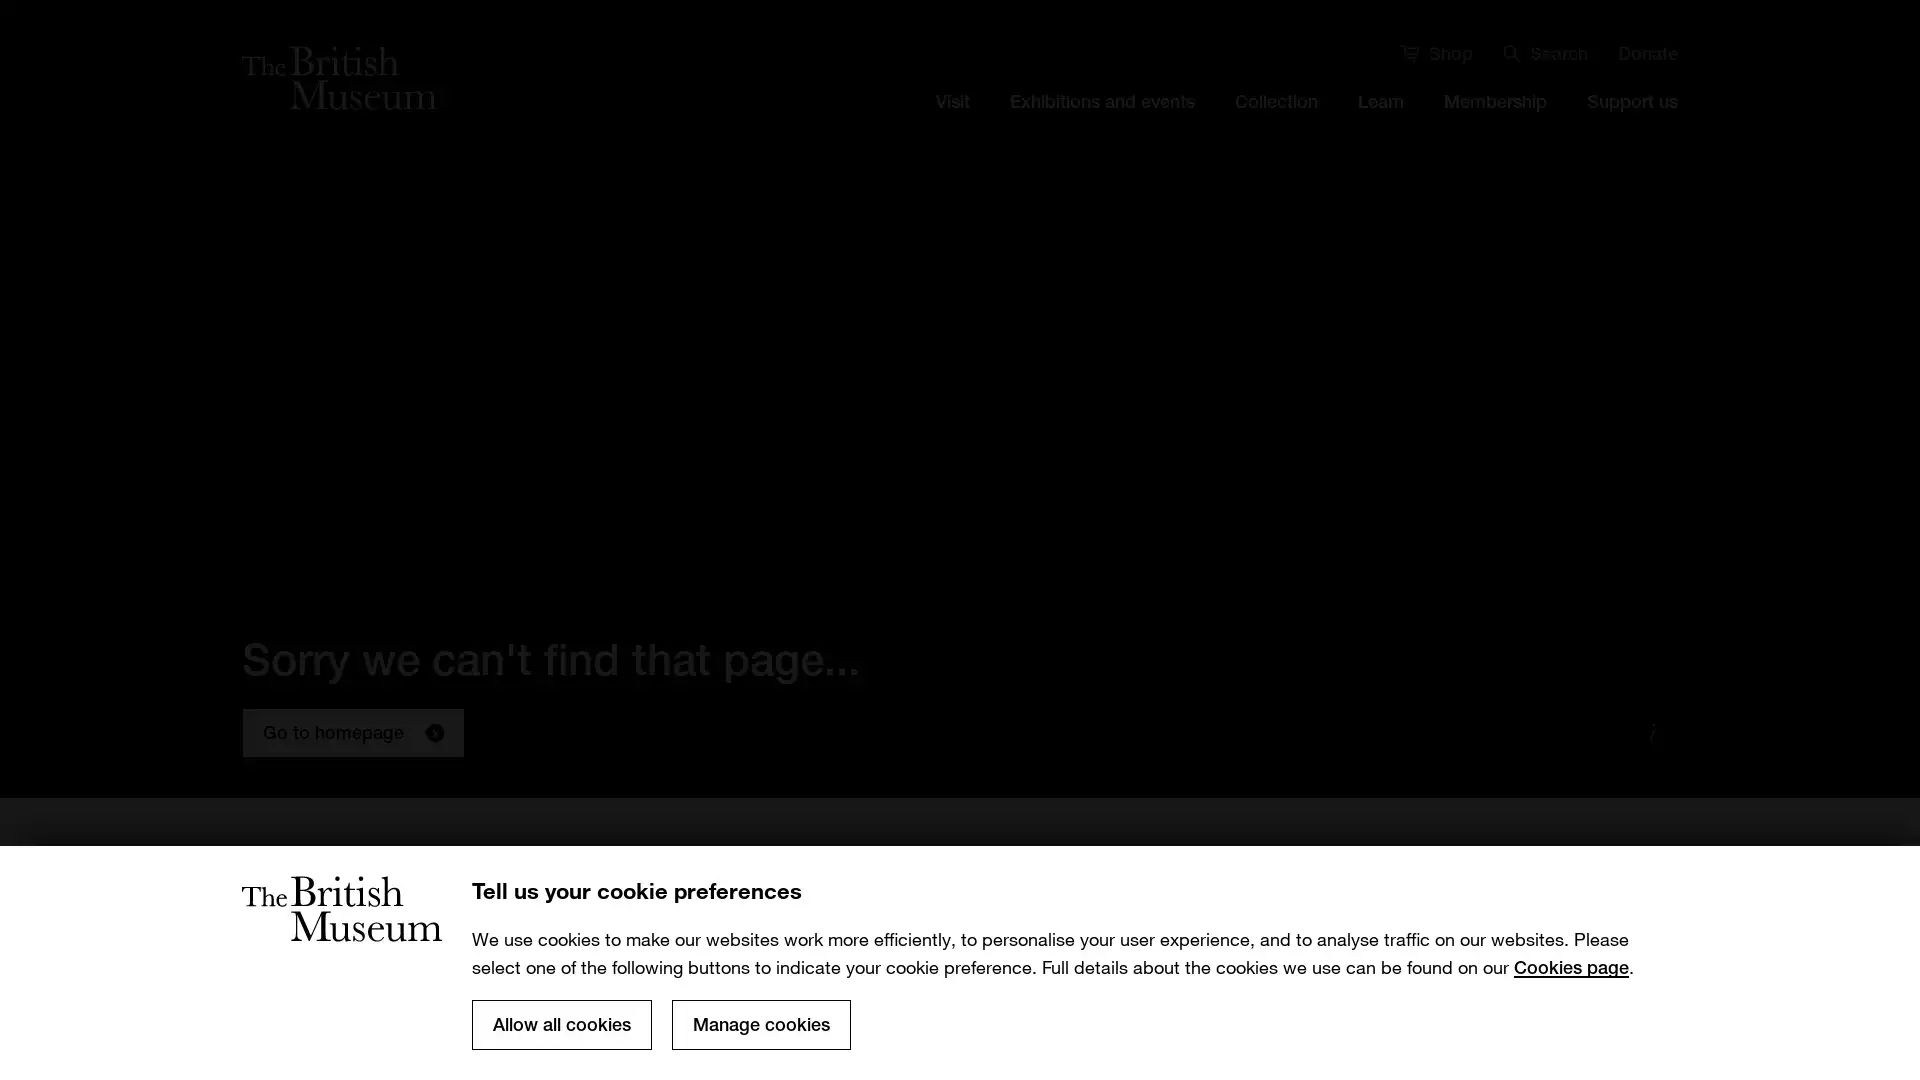 The image size is (1920, 1080). Describe the element at coordinates (1380, 139) in the screenshot. I see `Toggle Learn submenu` at that location.